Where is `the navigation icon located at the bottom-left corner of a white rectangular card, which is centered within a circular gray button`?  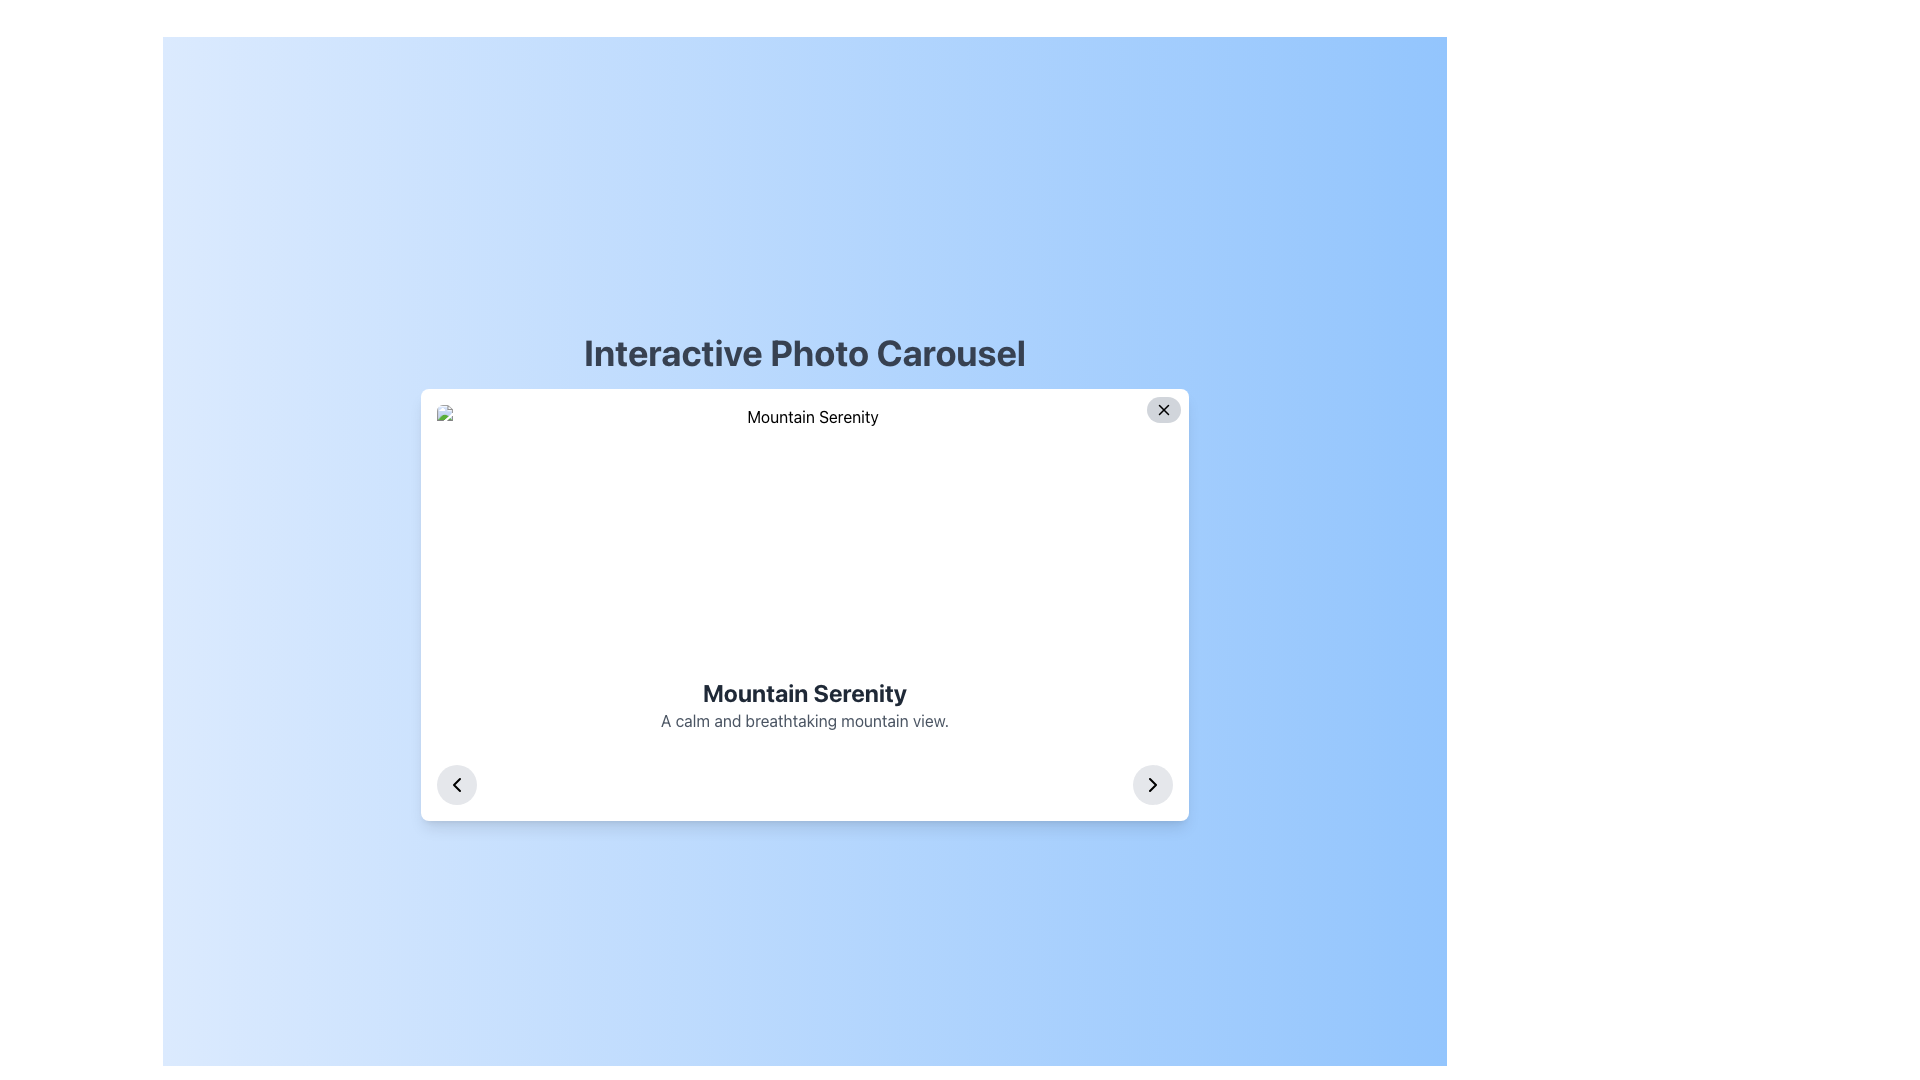 the navigation icon located at the bottom-left corner of a white rectangular card, which is centered within a circular gray button is located at coordinates (455, 784).